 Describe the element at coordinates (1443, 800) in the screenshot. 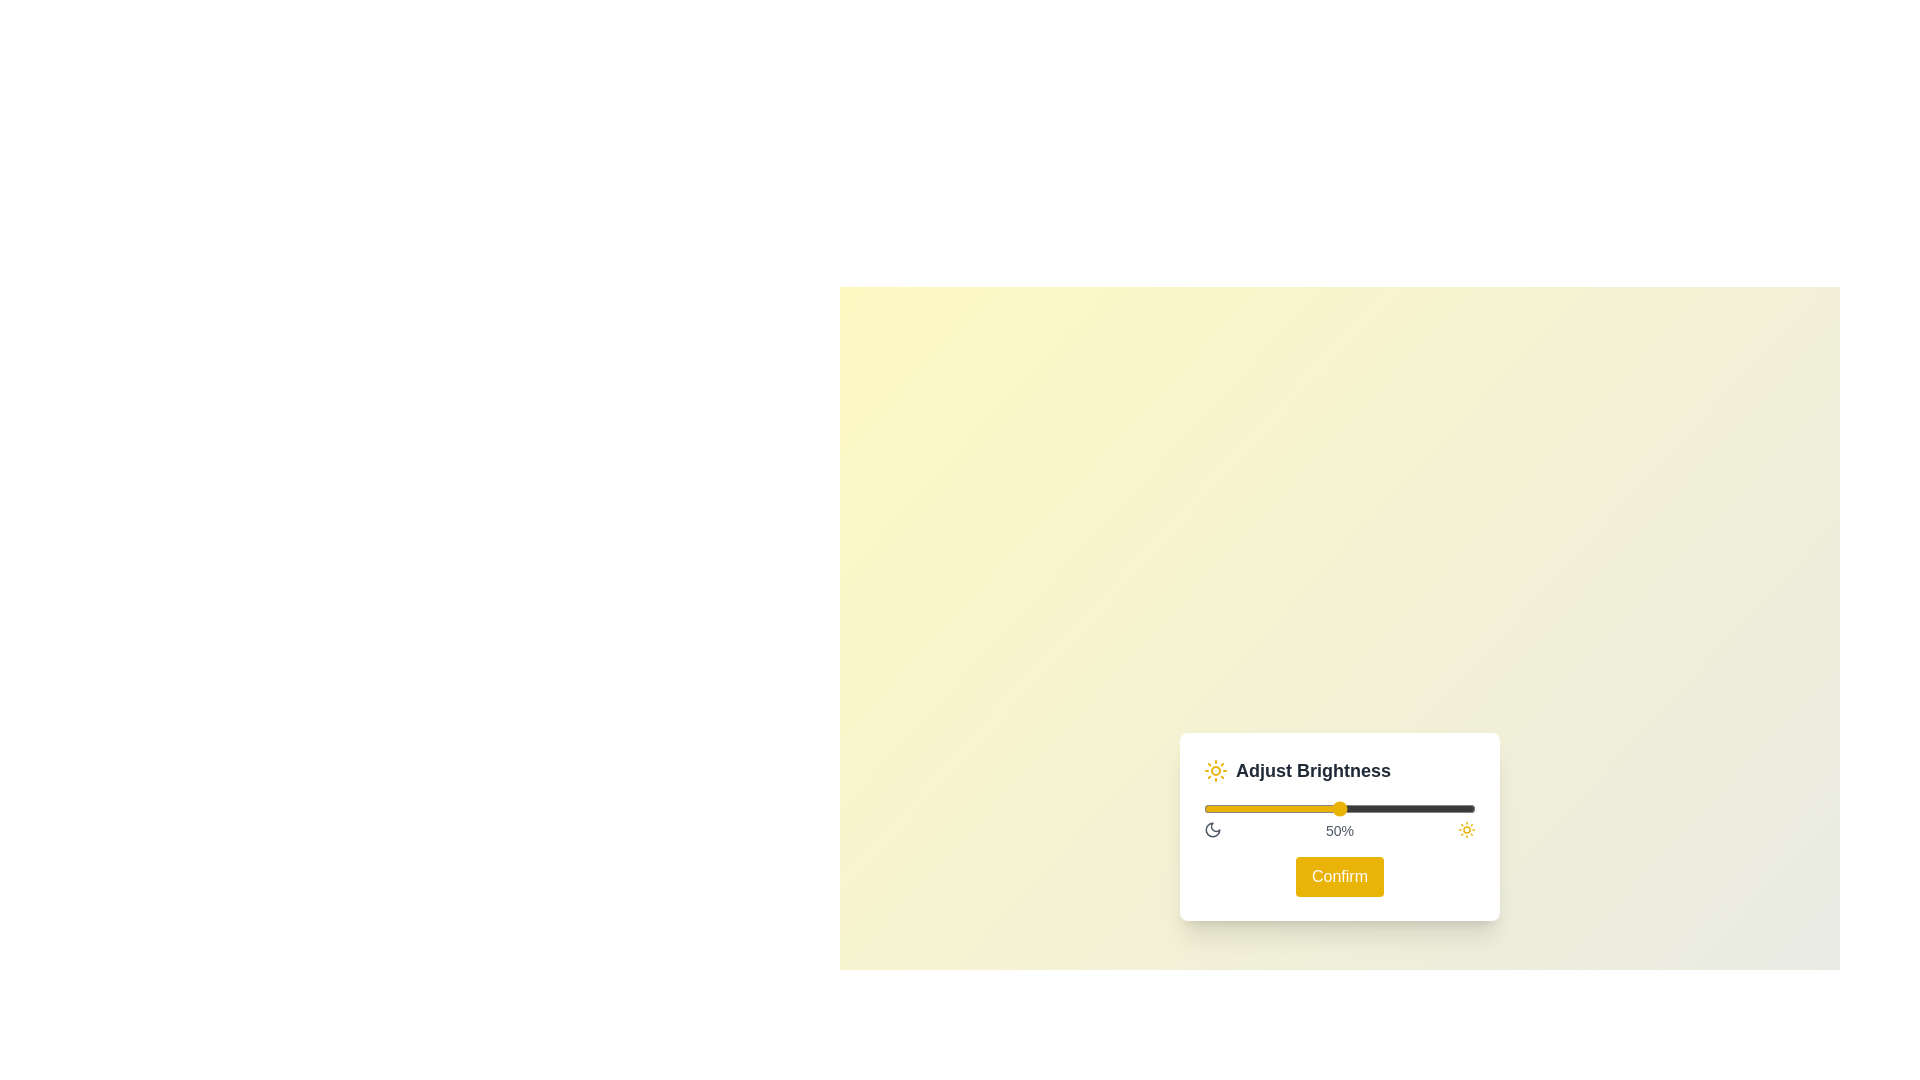

I see `the brightness slider to 88%` at that location.